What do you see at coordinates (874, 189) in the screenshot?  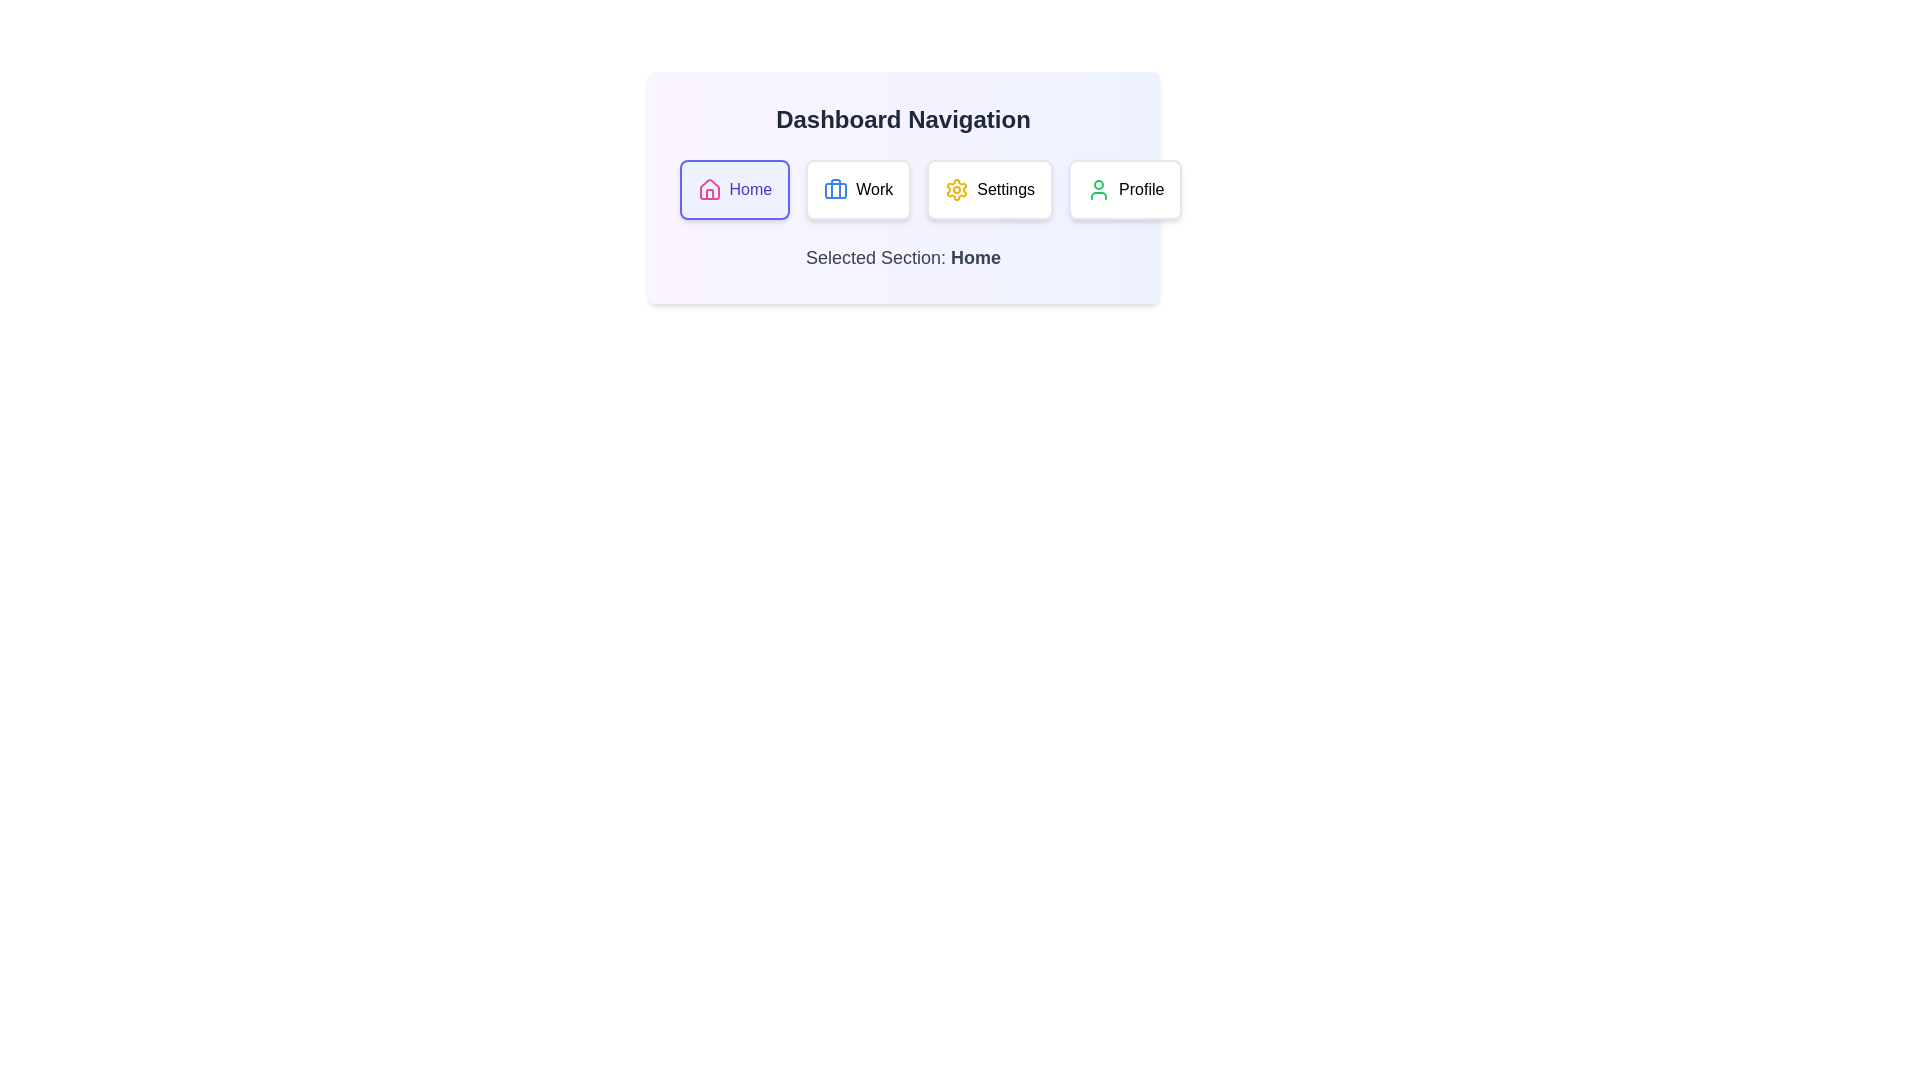 I see `the text label 'Work' within the button that has a blue briefcase icon` at bounding box center [874, 189].